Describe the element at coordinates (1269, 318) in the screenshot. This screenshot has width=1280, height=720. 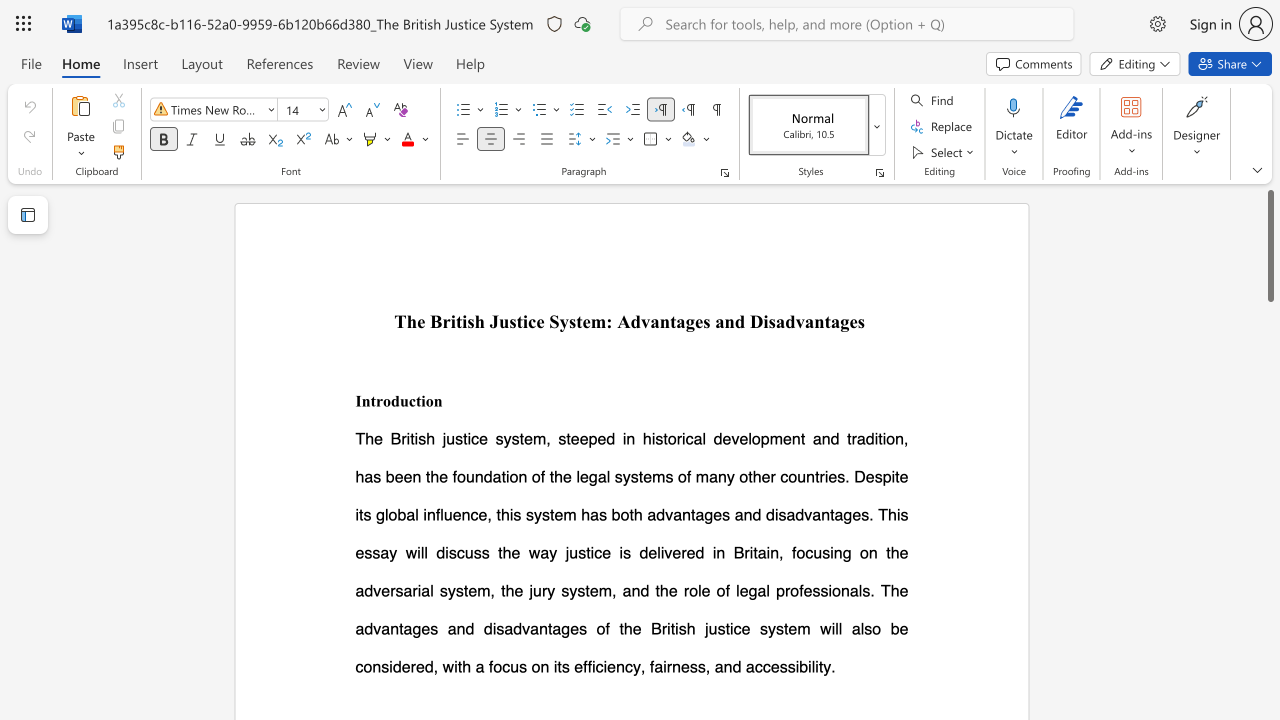
I see `the scrollbar on the right to shift the page lower` at that location.